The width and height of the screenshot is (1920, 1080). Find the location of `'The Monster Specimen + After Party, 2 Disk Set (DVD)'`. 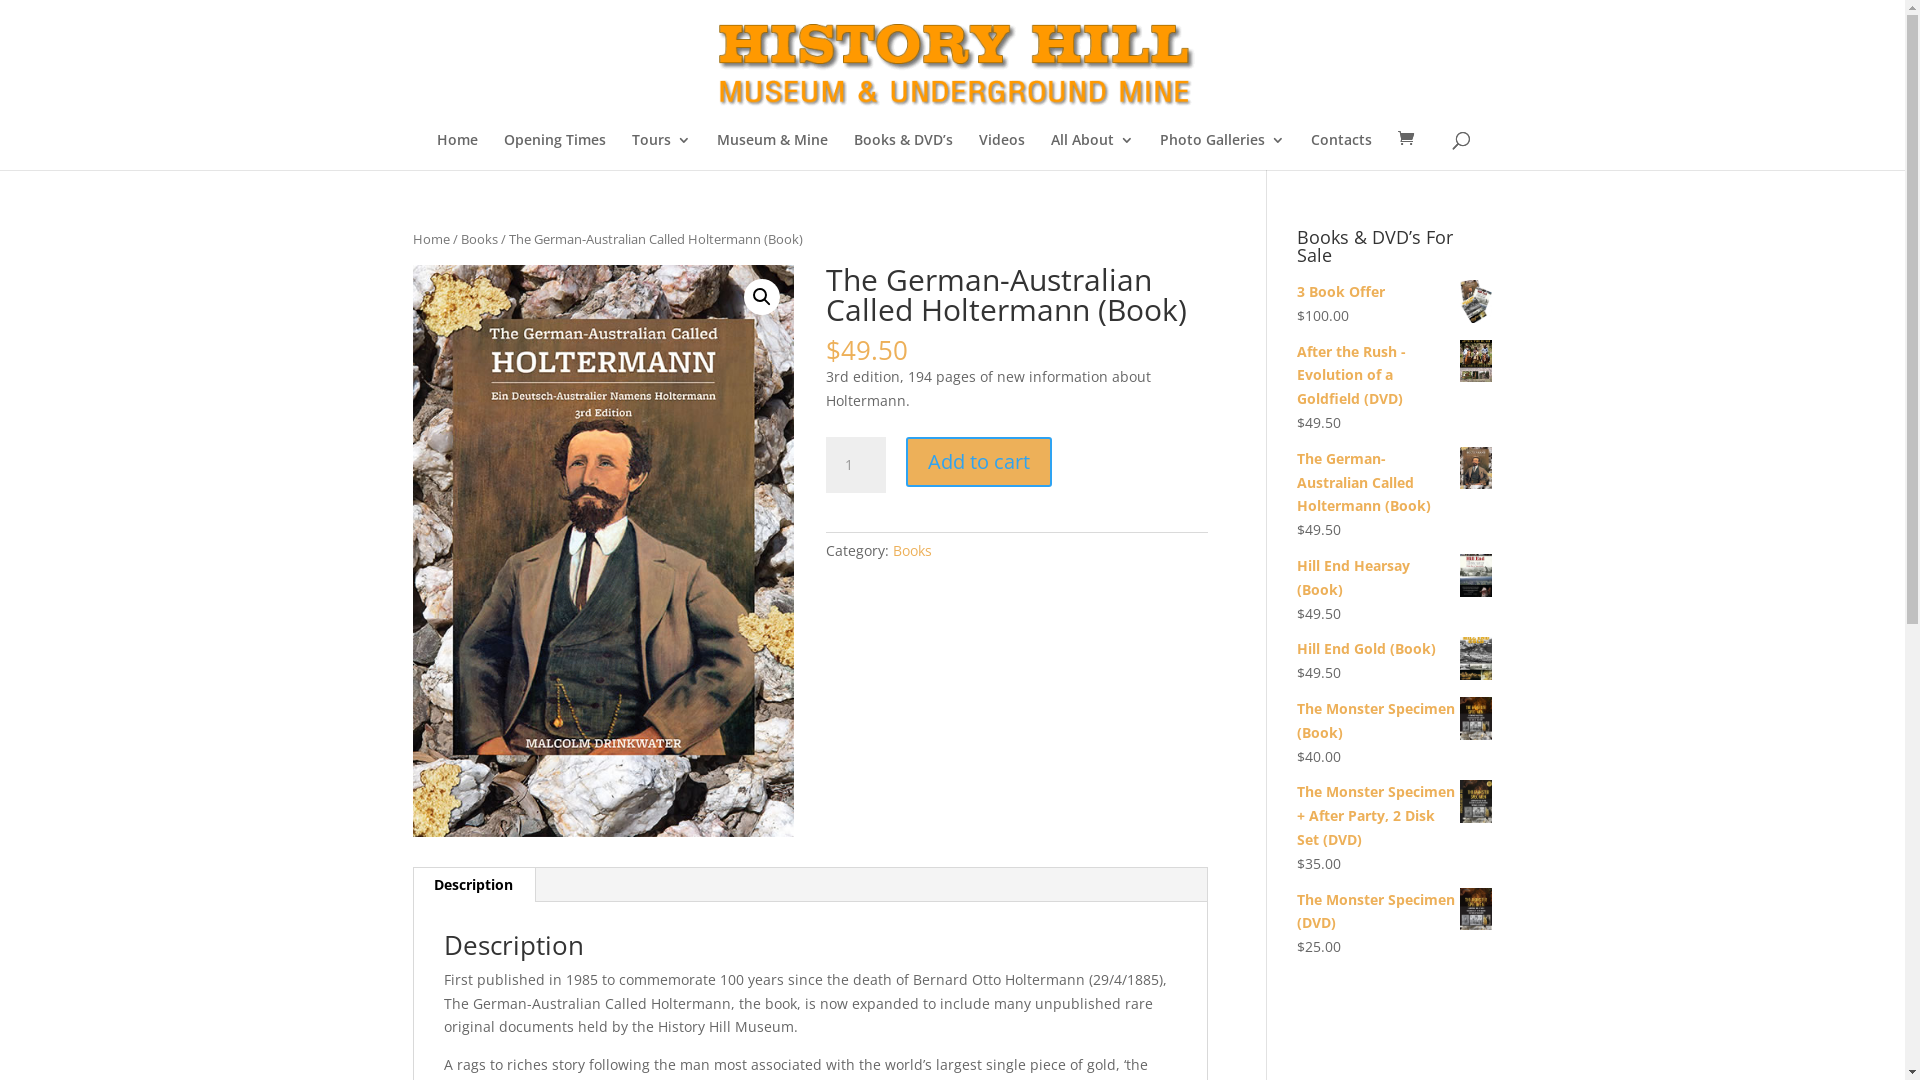

'The Monster Specimen + After Party, 2 Disk Set (DVD)' is located at coordinates (1393, 815).